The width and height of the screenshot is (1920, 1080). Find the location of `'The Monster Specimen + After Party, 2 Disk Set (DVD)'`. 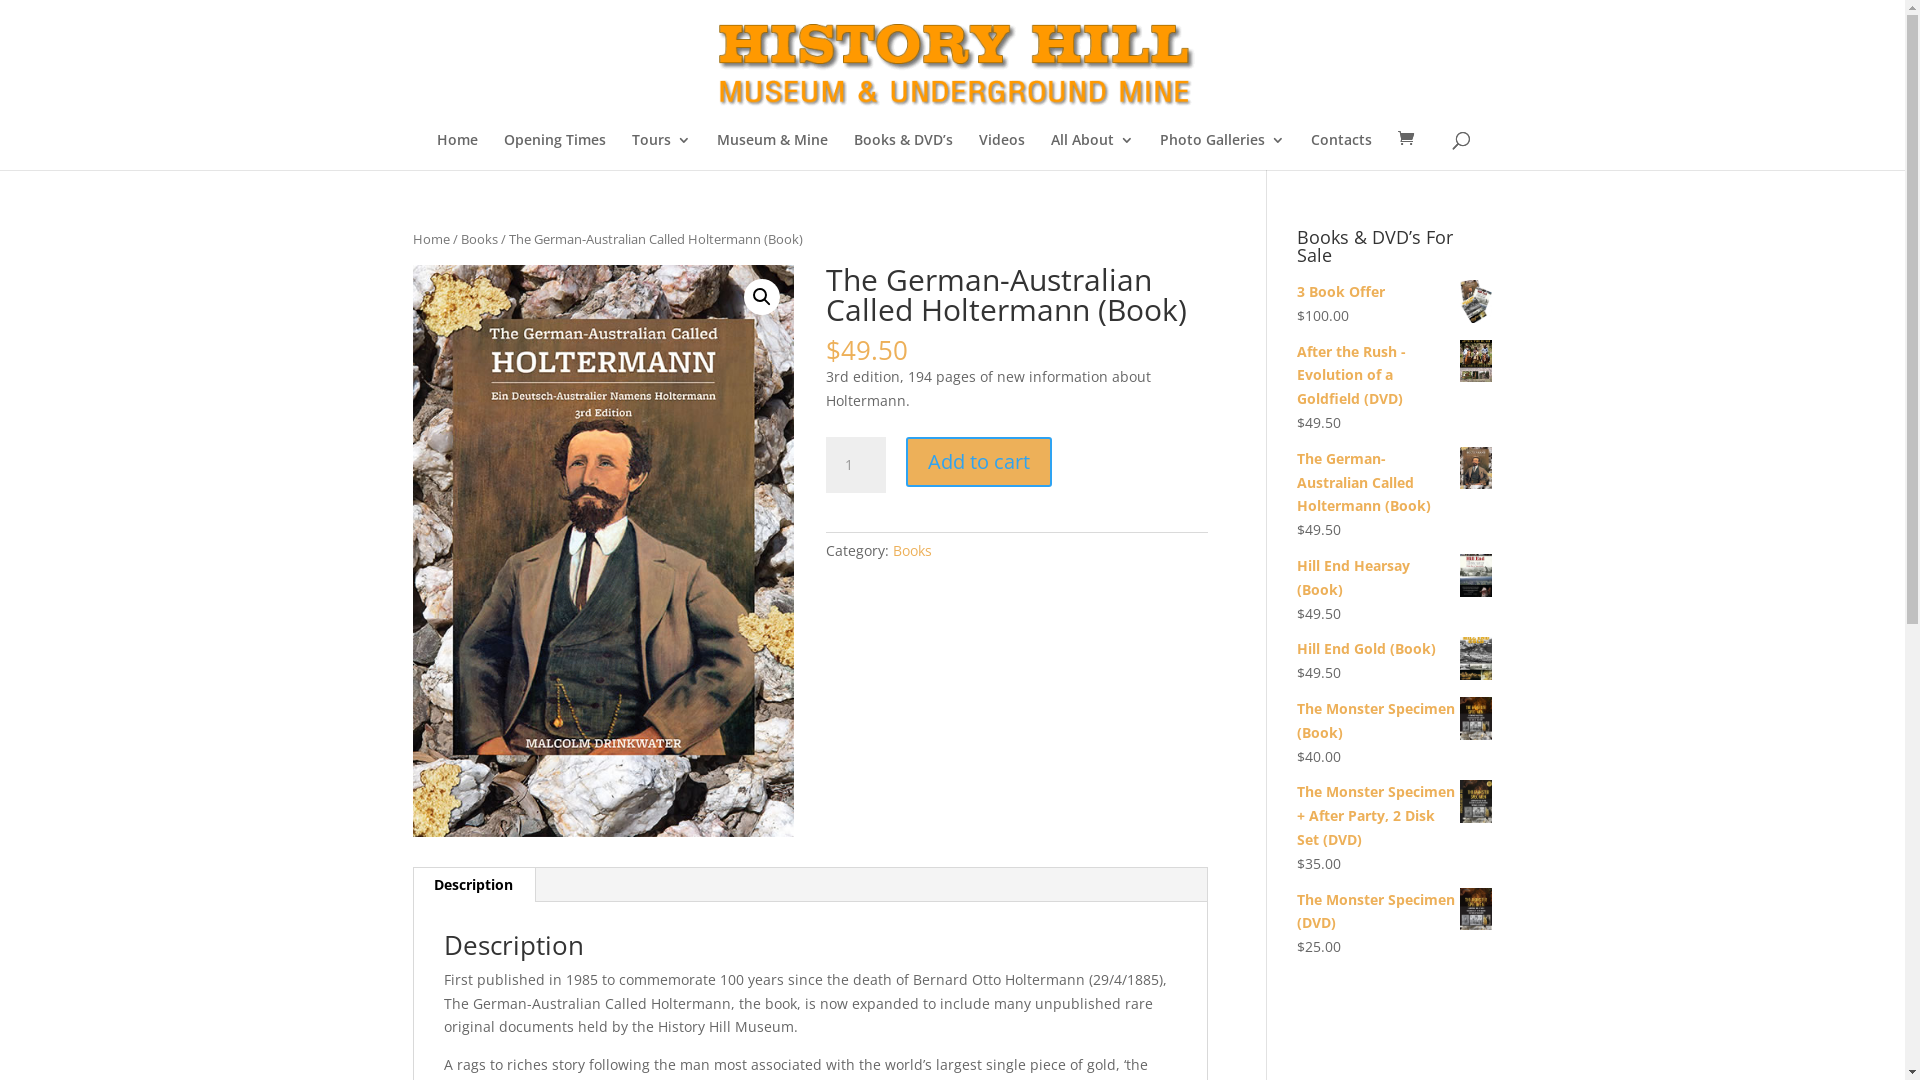

'The Monster Specimen + After Party, 2 Disk Set (DVD)' is located at coordinates (1393, 815).